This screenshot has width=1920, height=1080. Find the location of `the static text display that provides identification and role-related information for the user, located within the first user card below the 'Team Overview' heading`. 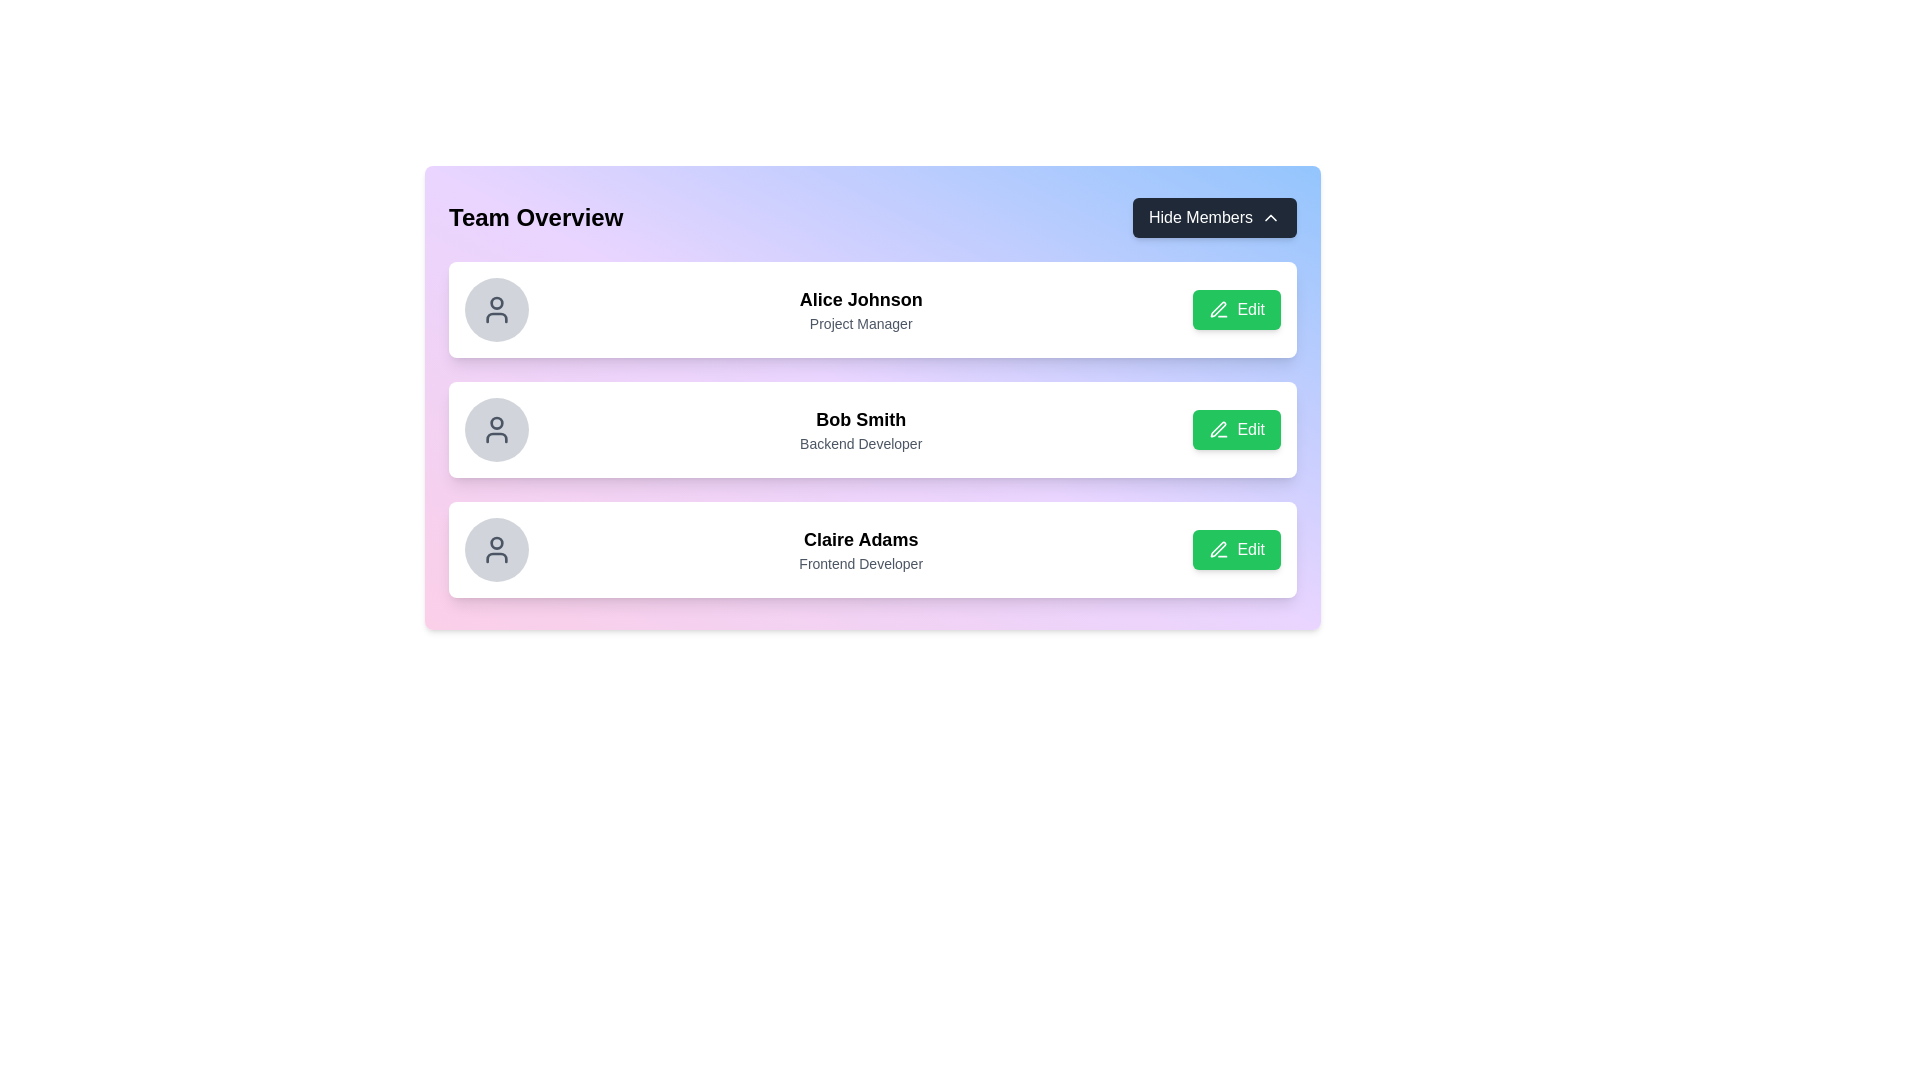

the static text display that provides identification and role-related information for the user, located within the first user card below the 'Team Overview' heading is located at coordinates (861, 309).